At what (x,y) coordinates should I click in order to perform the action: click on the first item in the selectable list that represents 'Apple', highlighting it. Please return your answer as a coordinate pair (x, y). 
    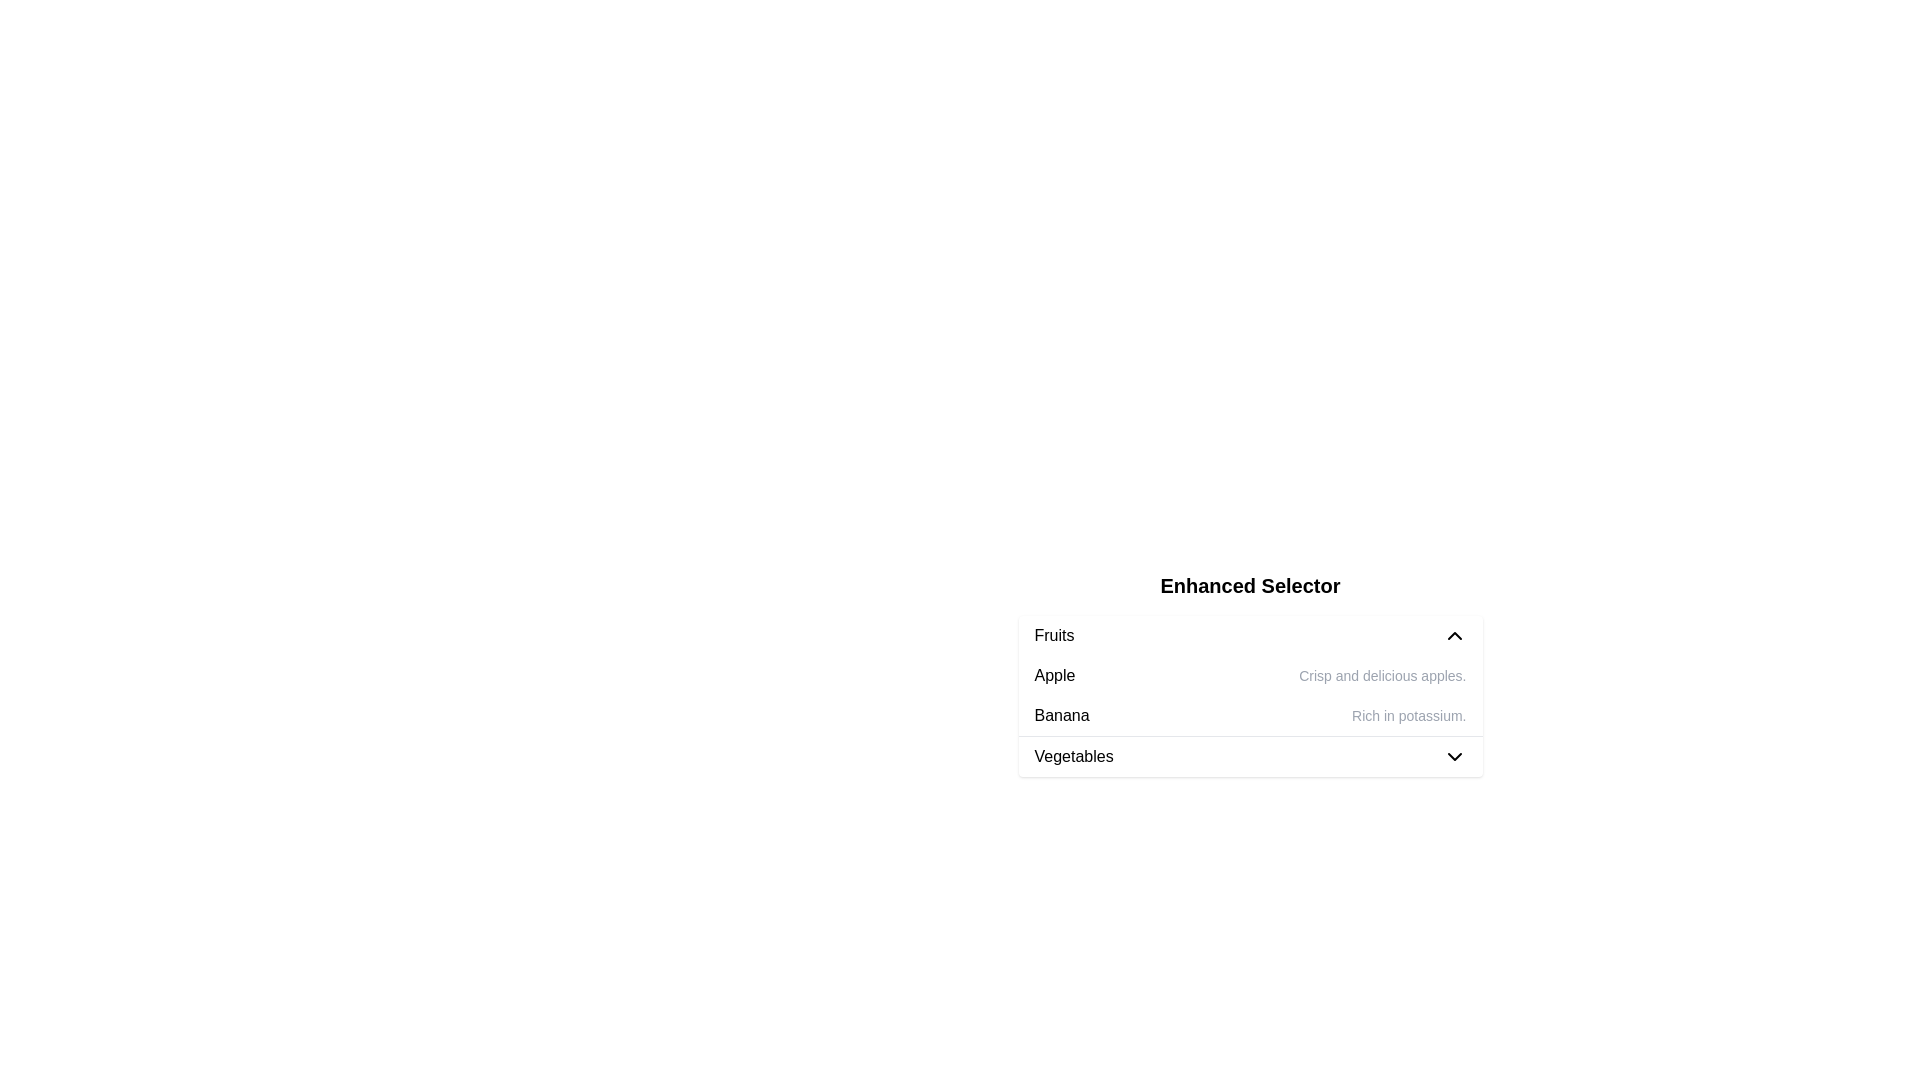
    Looking at the image, I should click on (1249, 675).